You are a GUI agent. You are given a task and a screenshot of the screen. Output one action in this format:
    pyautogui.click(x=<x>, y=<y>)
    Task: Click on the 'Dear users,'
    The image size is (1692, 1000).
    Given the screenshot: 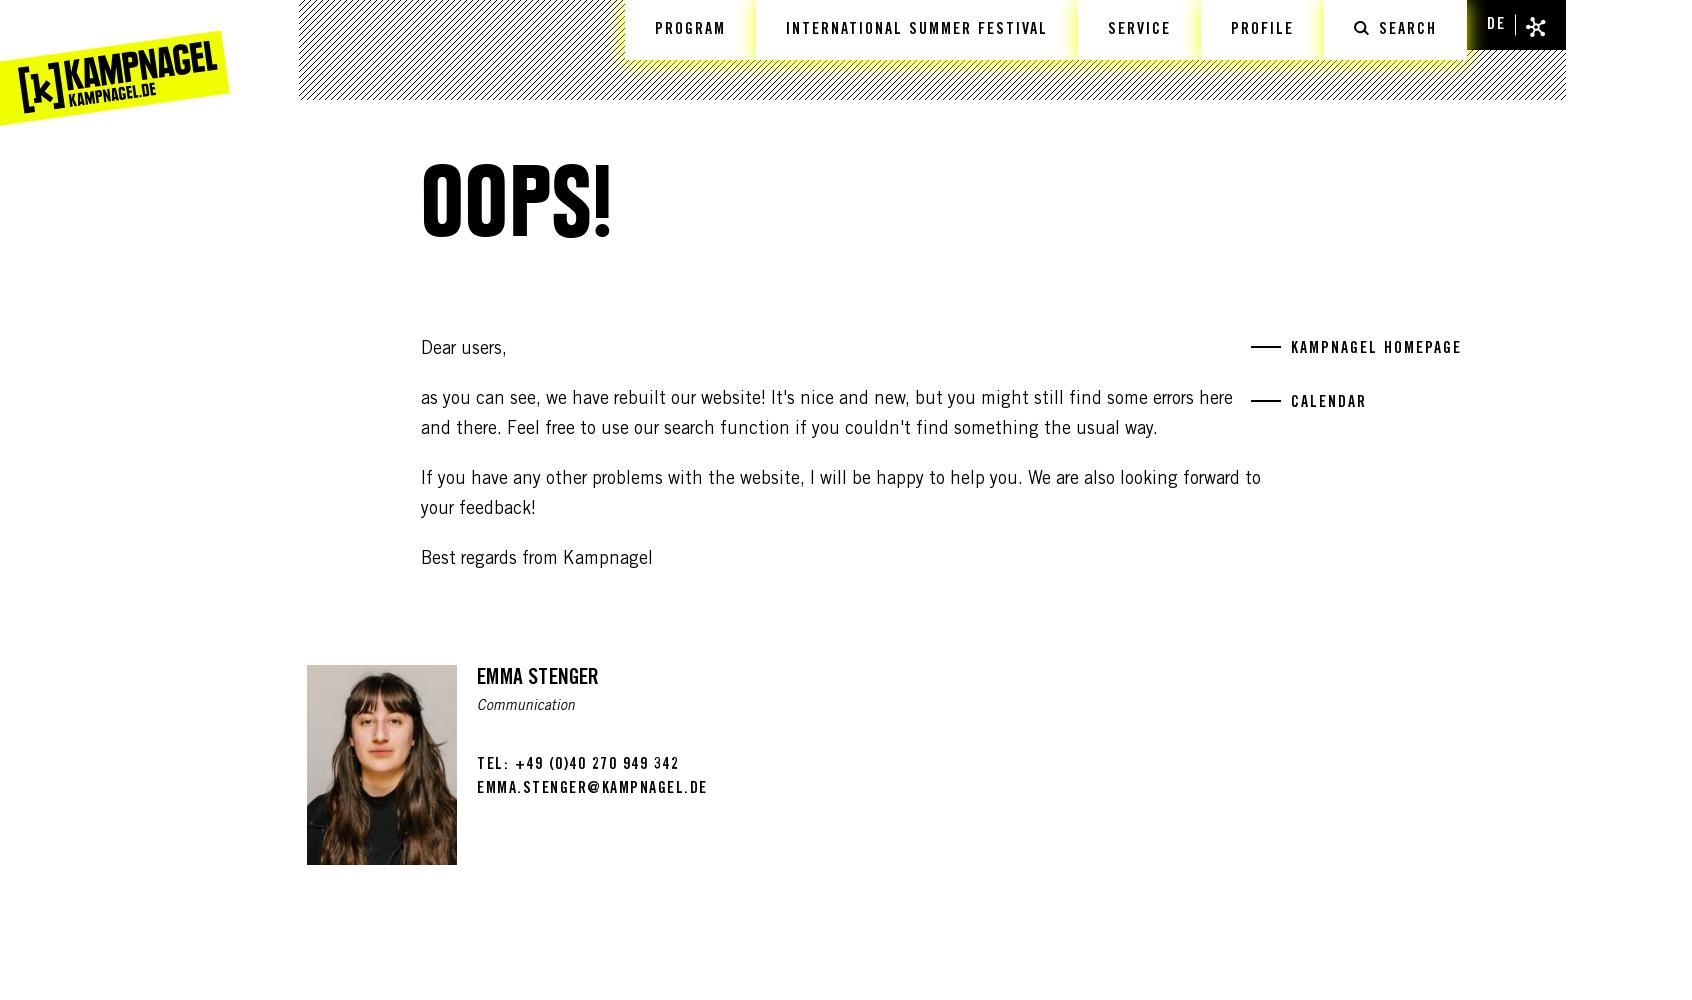 What is the action you would take?
    pyautogui.click(x=461, y=349)
    